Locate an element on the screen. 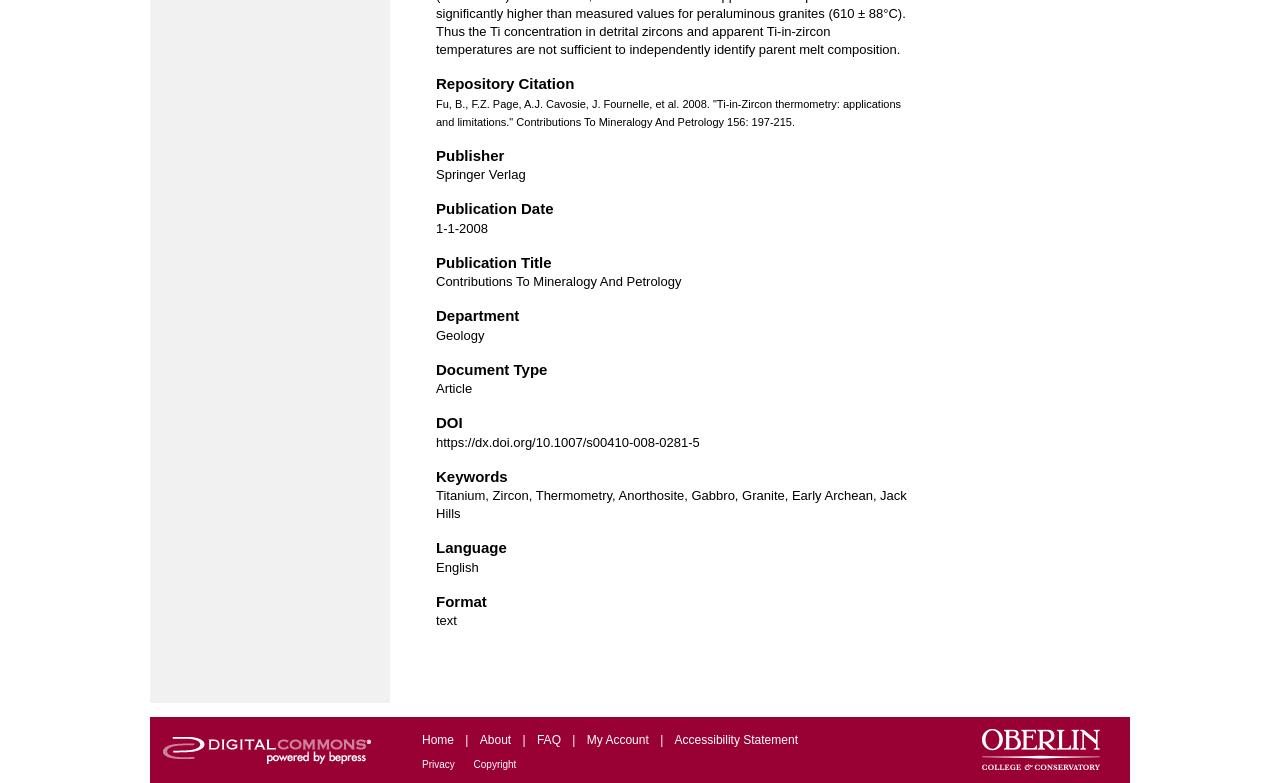 The image size is (1280, 783). 'Privacy' is located at coordinates (421, 763).